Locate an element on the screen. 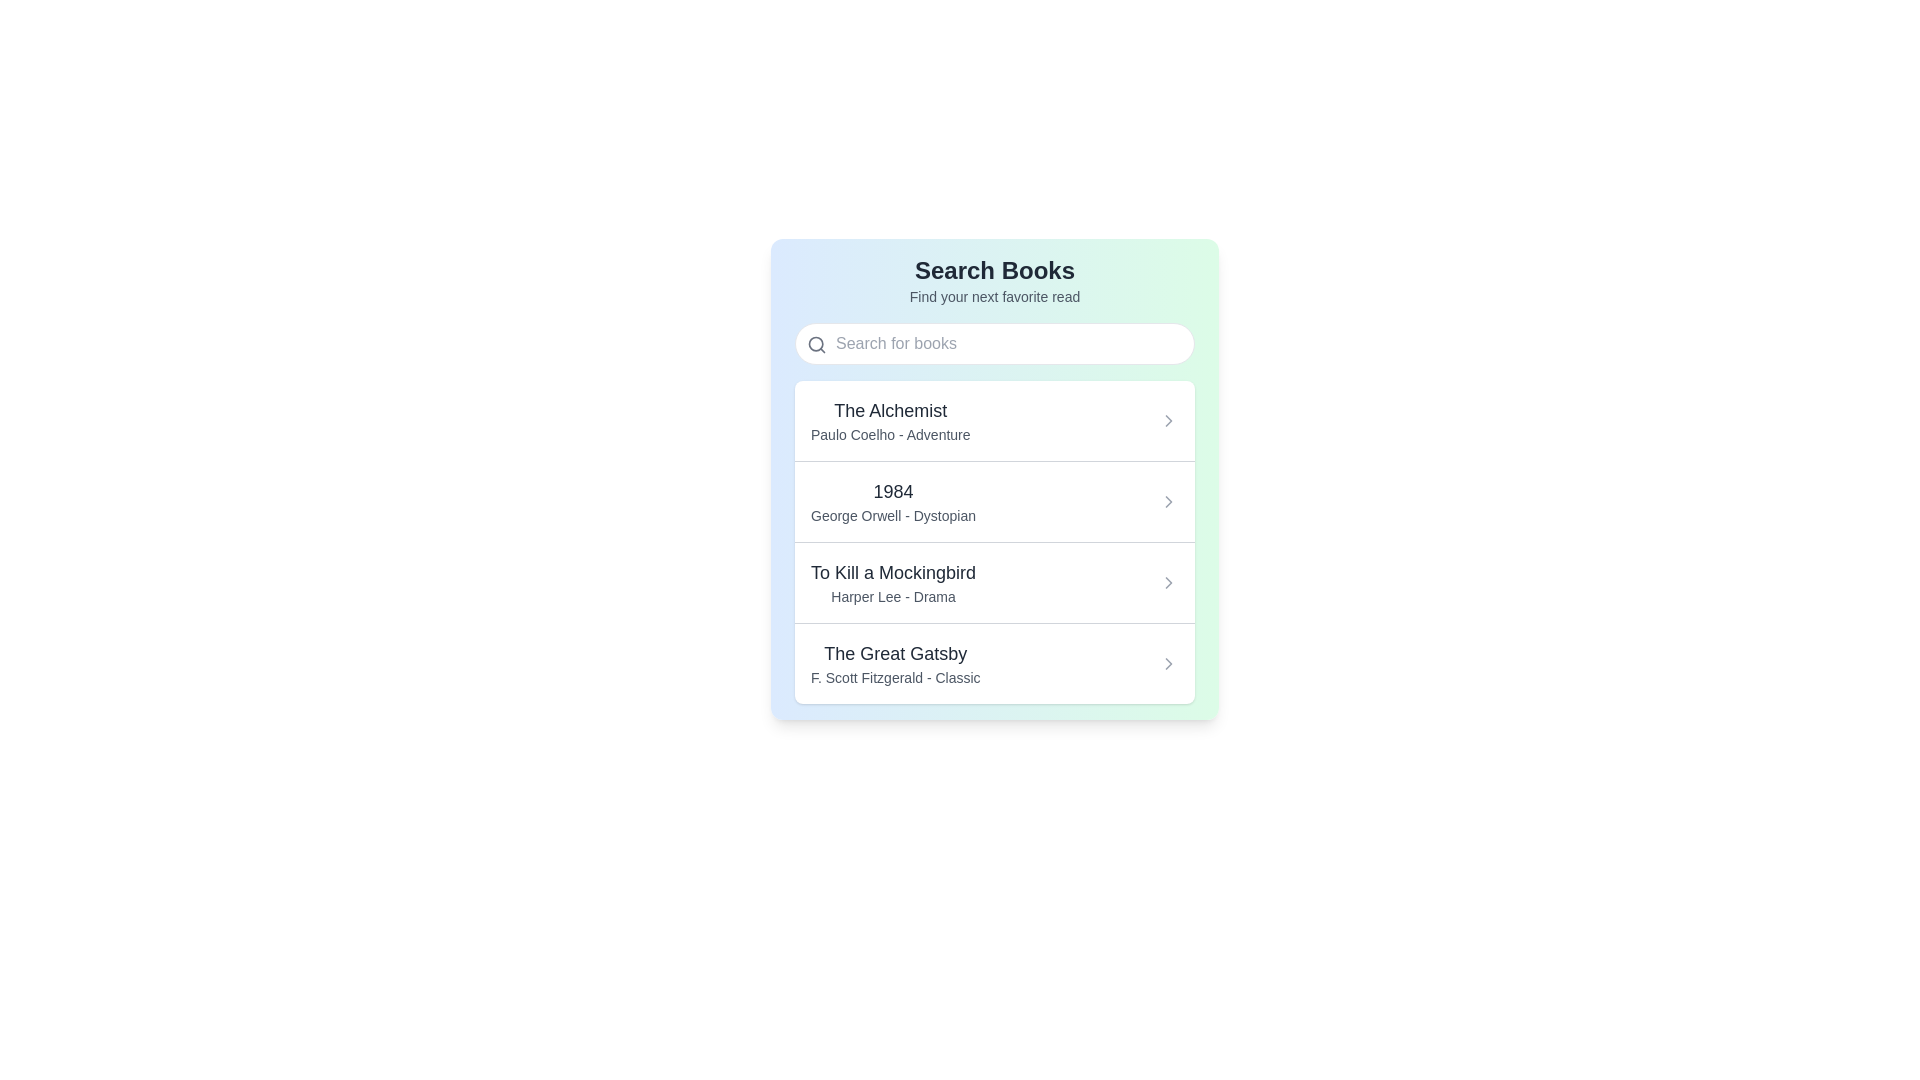 The height and width of the screenshot is (1080, 1920). the book entry text is located at coordinates (892, 500).